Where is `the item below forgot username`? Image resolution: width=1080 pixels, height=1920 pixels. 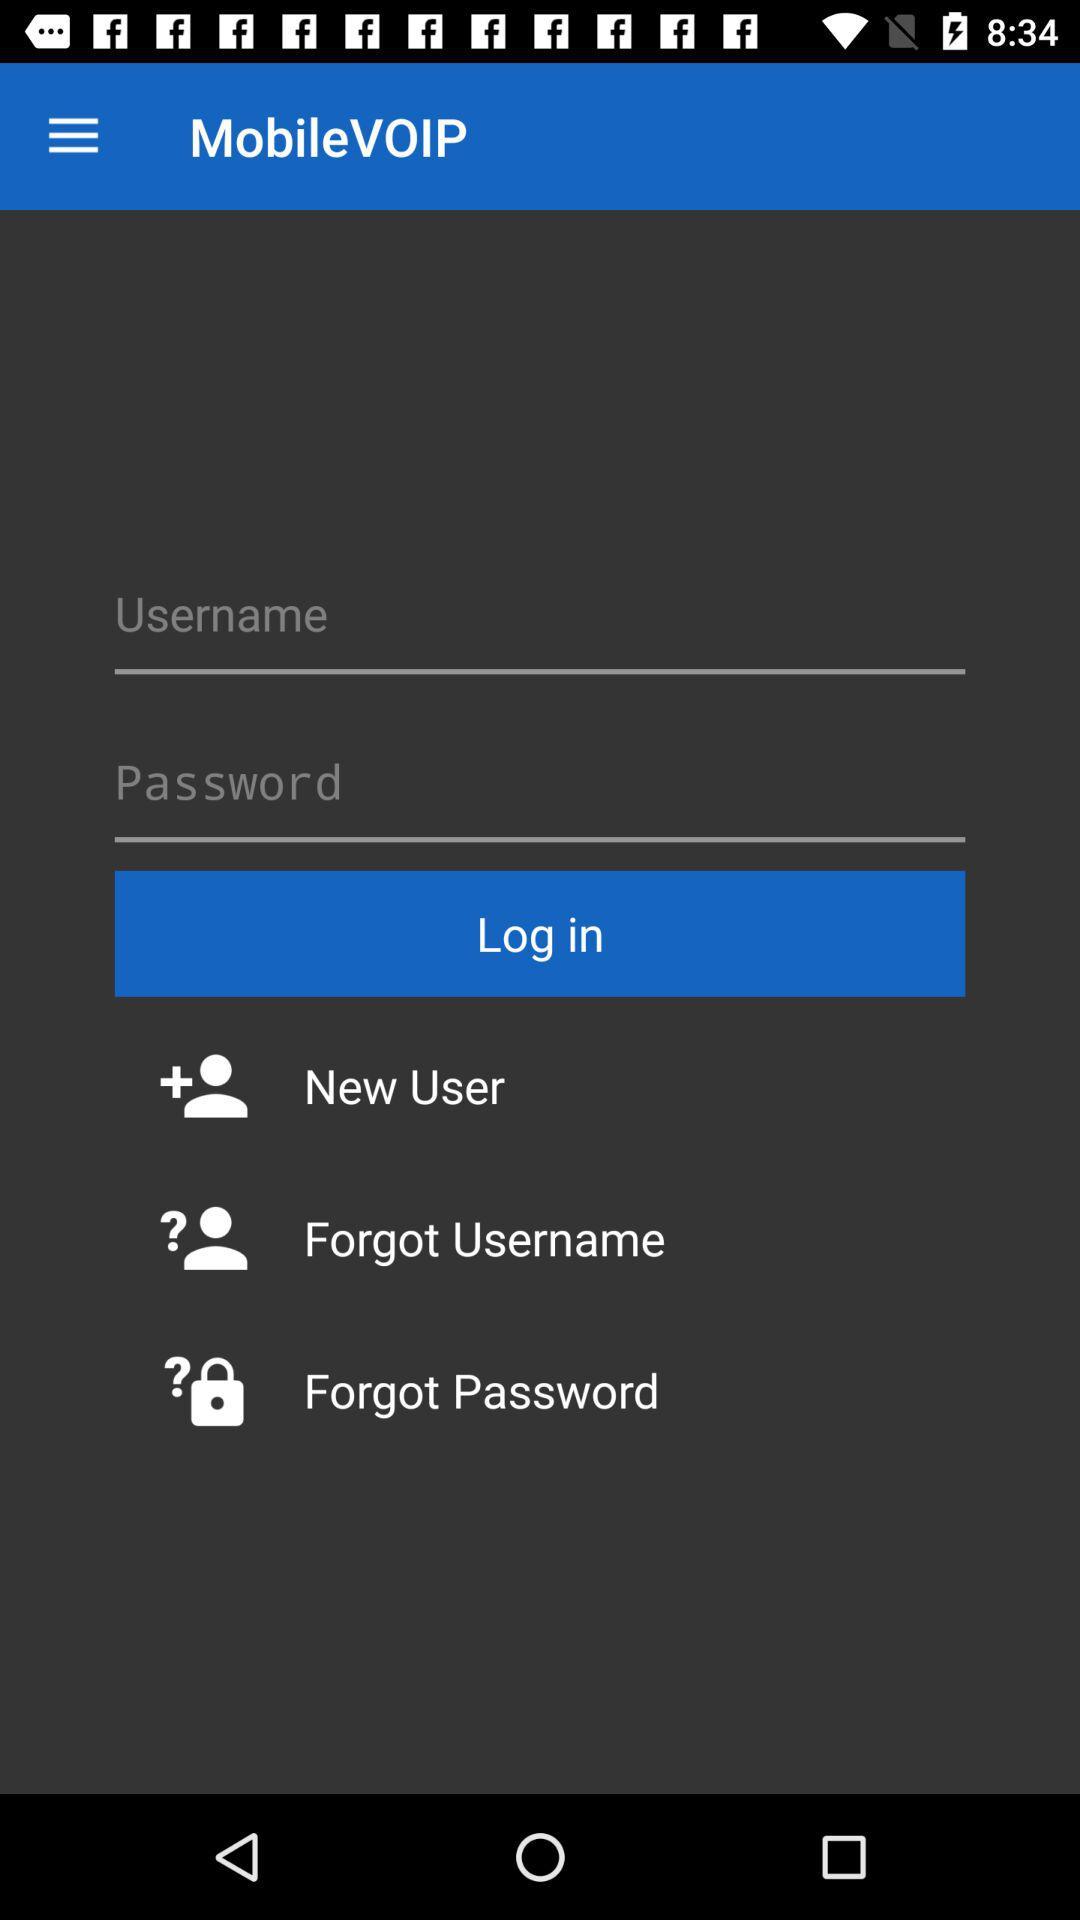 the item below forgot username is located at coordinates (540, 1389).